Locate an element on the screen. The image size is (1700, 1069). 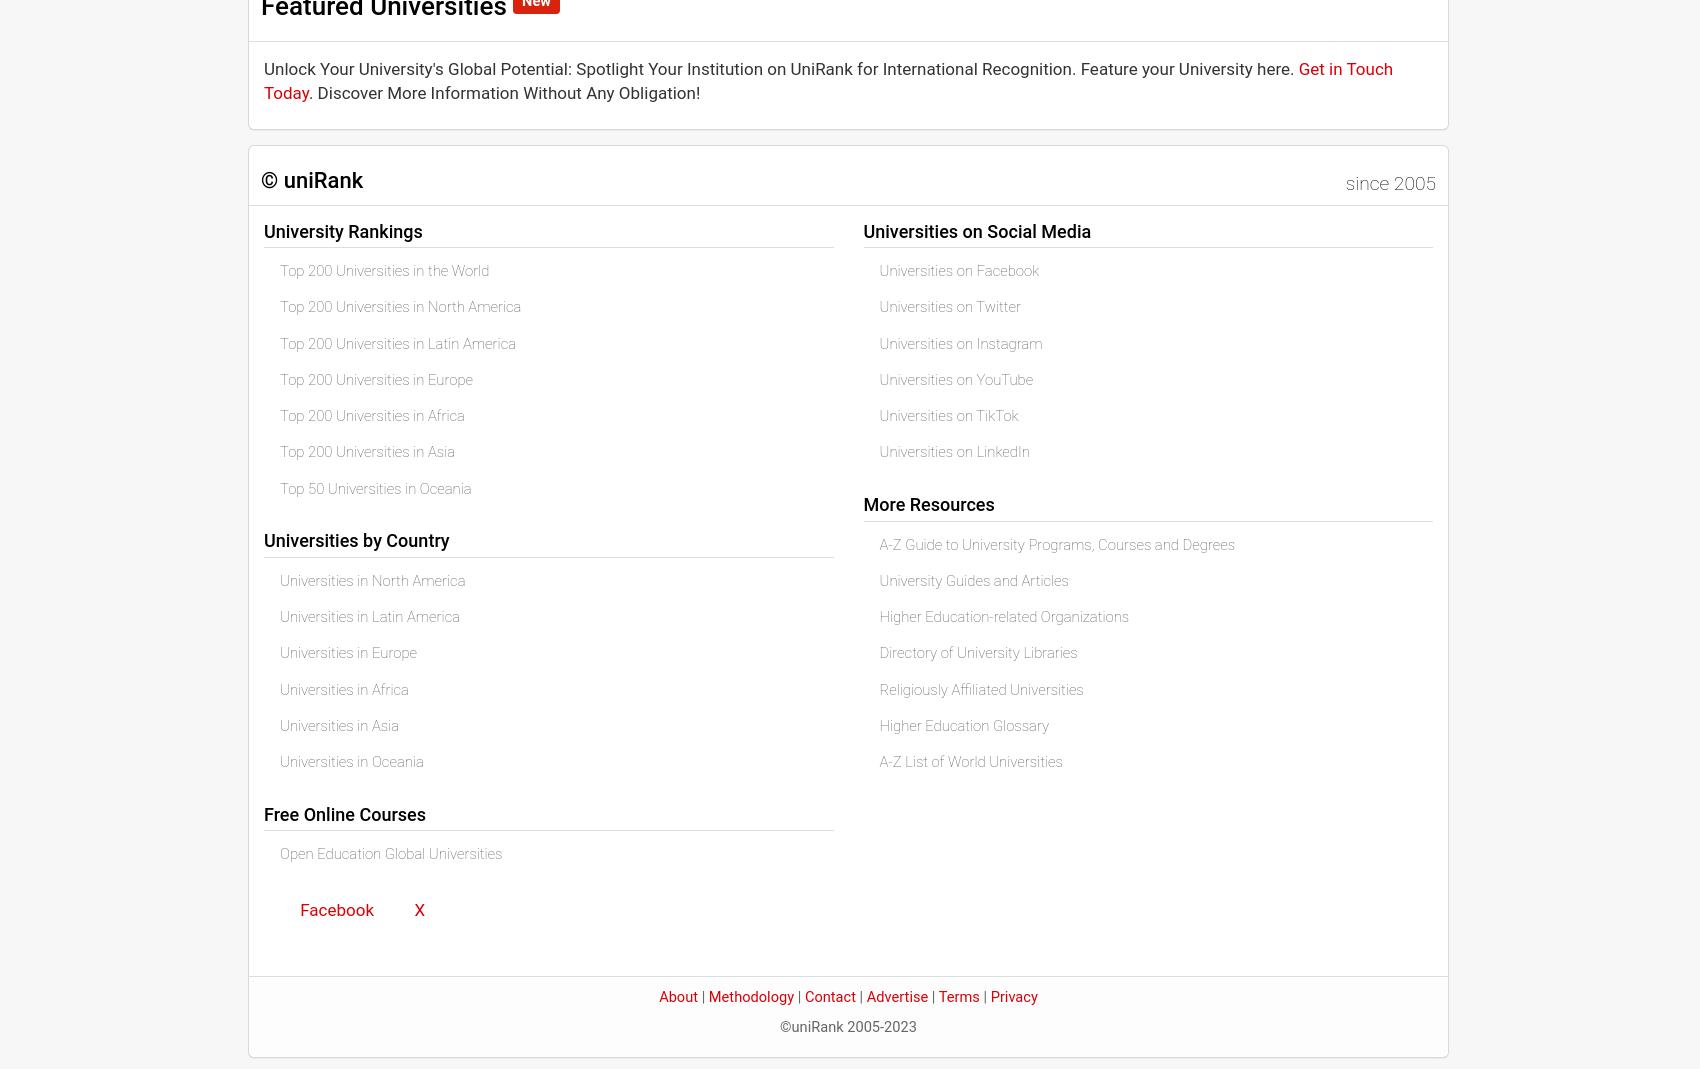
'Top 200 Universities in Asia' is located at coordinates (366, 450).